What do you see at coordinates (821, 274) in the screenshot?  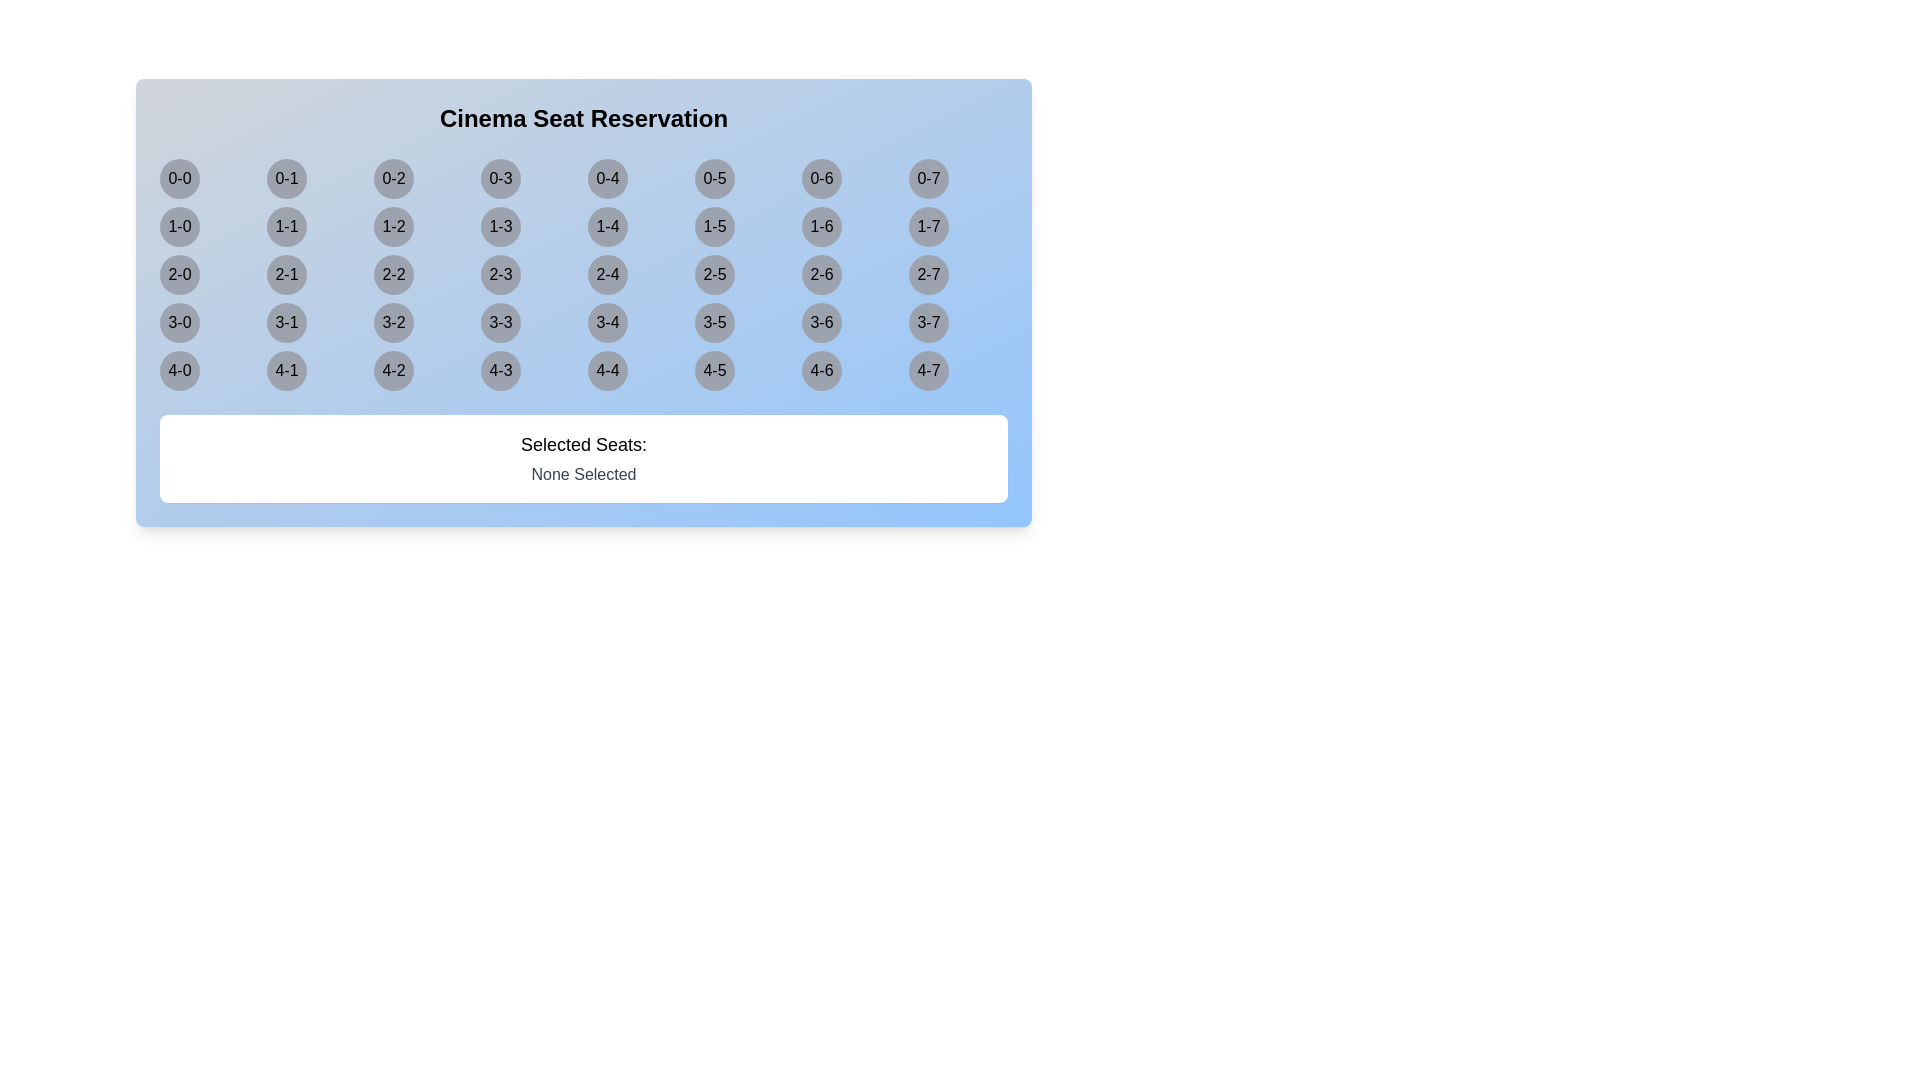 I see `the selectable seat button located in the third row and seventh column of the 'Cinema Seat Reservation' grid to visualize the hover effect` at bounding box center [821, 274].